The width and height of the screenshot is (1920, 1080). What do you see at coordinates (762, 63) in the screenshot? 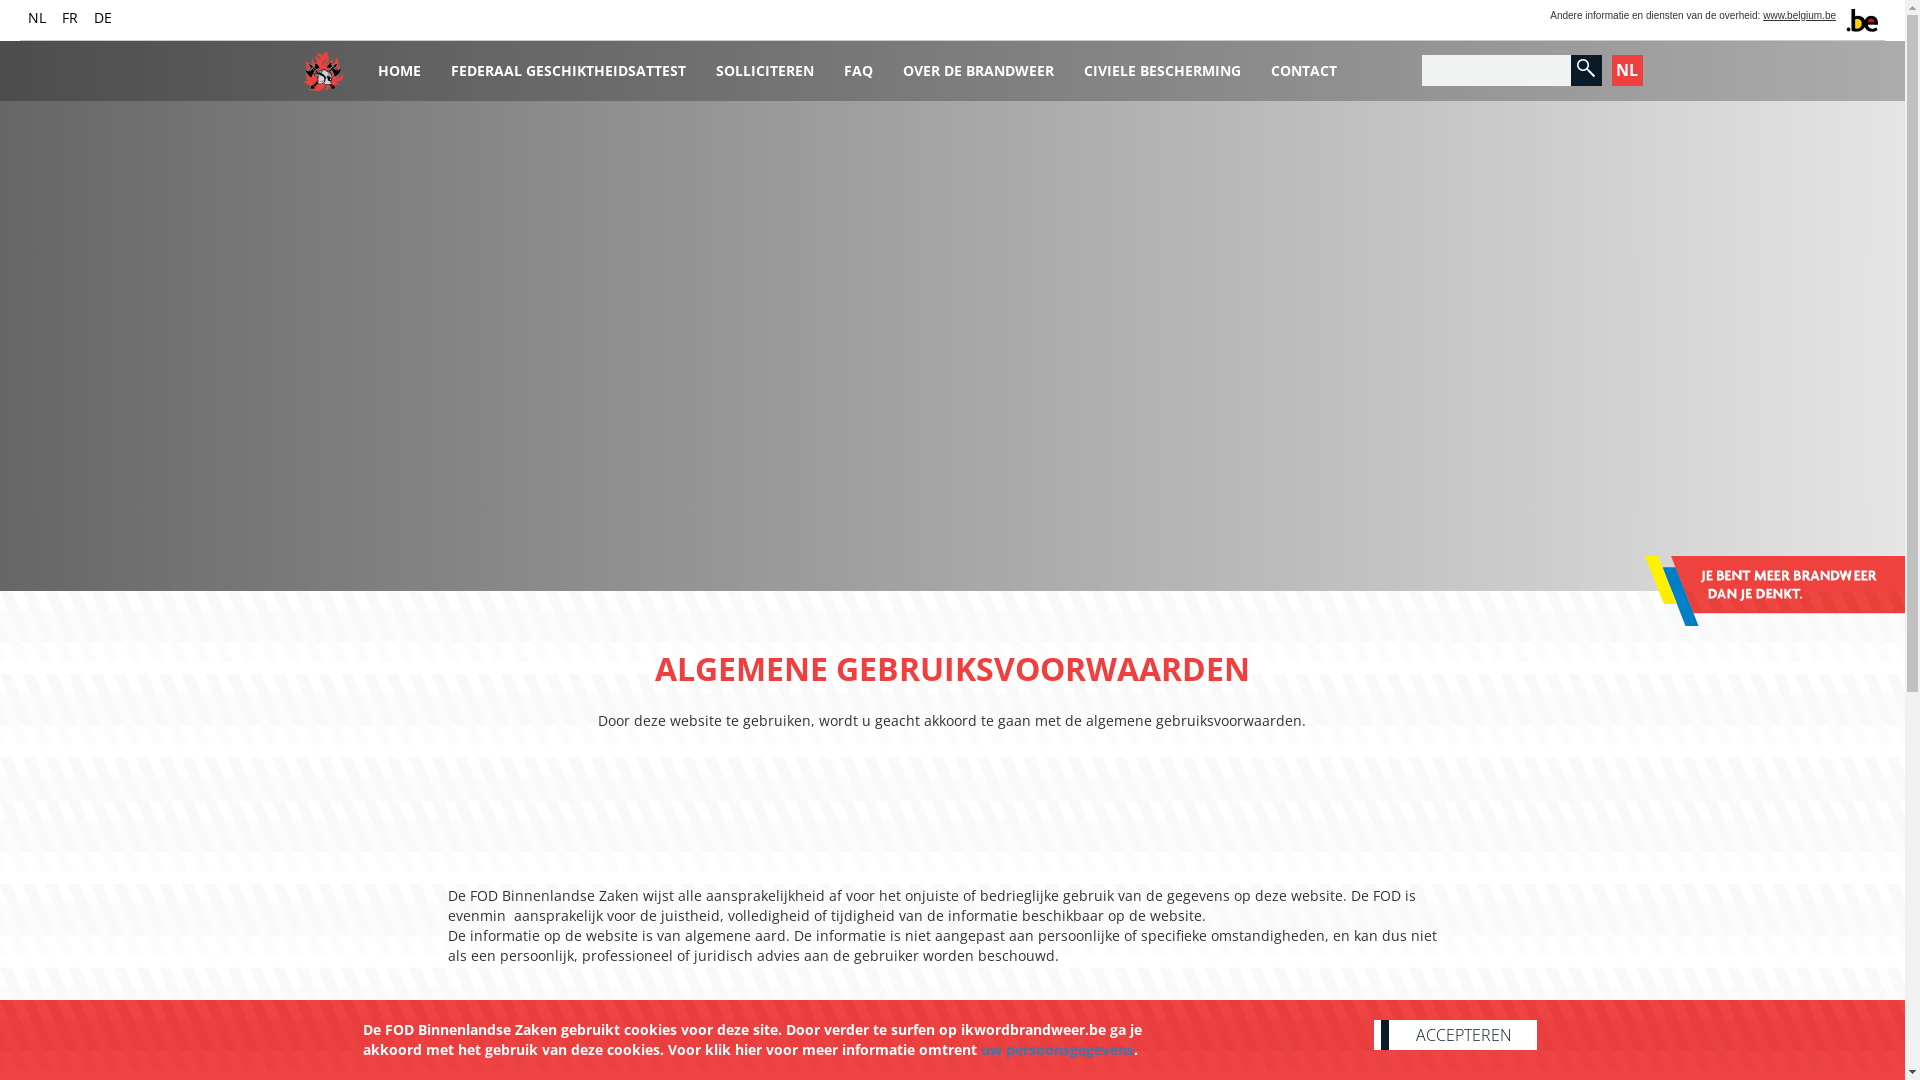
I see `'SOLLICITEREN'` at bounding box center [762, 63].